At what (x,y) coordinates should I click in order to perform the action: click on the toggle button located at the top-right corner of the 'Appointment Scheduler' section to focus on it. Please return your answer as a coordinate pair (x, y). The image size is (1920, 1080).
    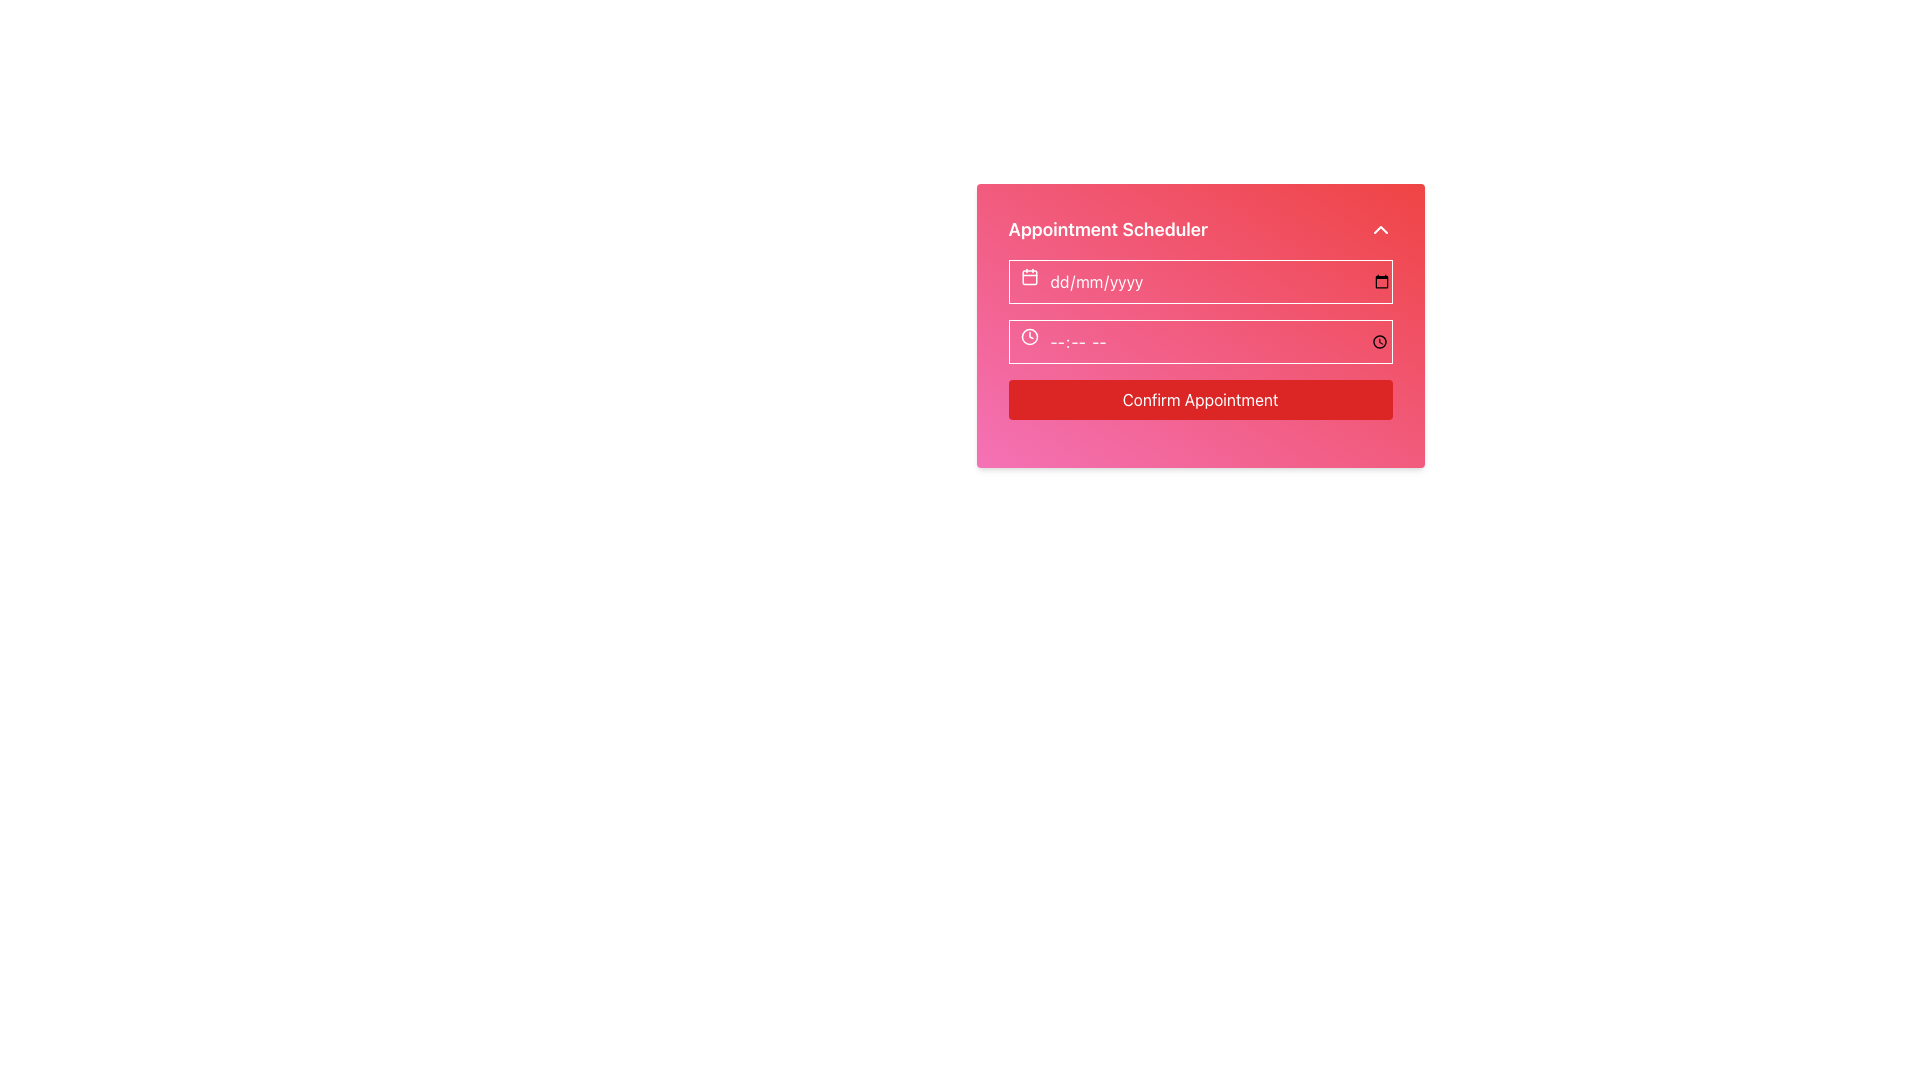
    Looking at the image, I should click on (1379, 229).